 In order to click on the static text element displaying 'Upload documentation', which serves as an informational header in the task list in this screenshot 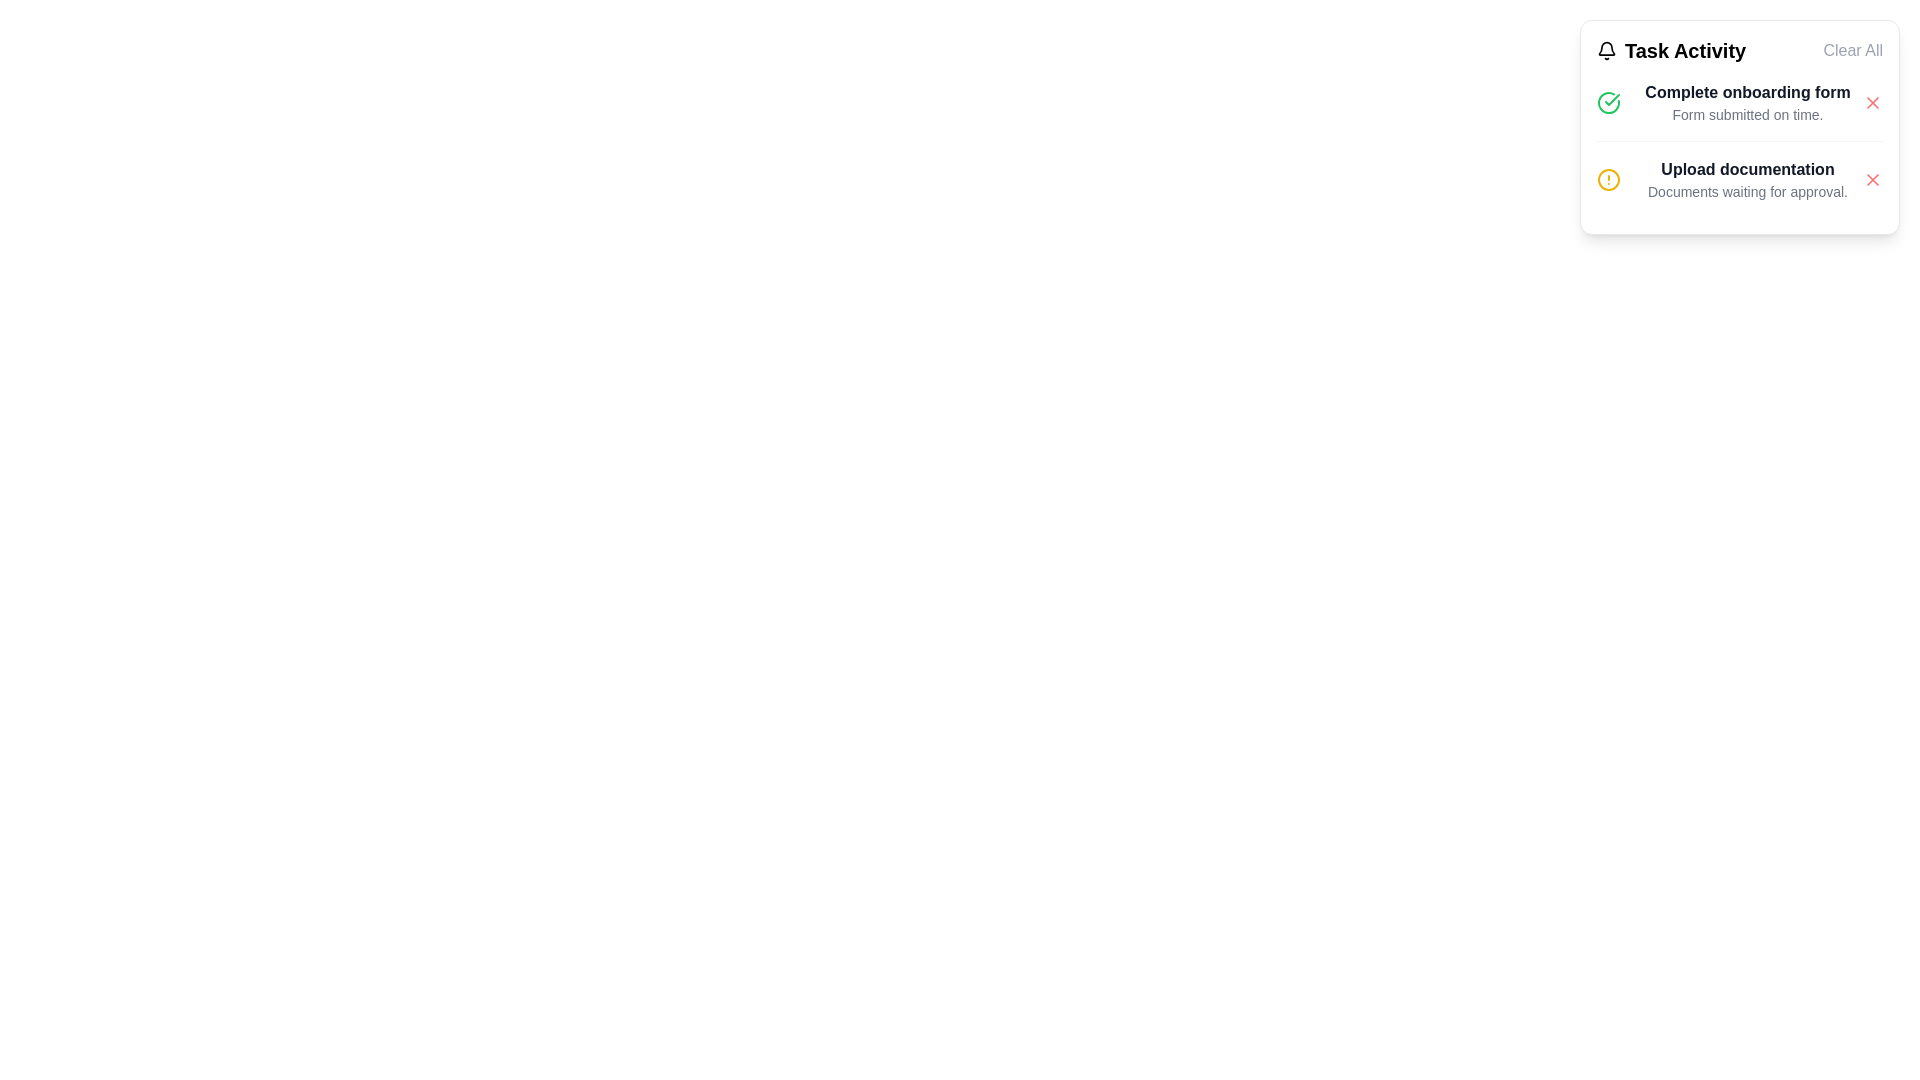, I will do `click(1746, 168)`.